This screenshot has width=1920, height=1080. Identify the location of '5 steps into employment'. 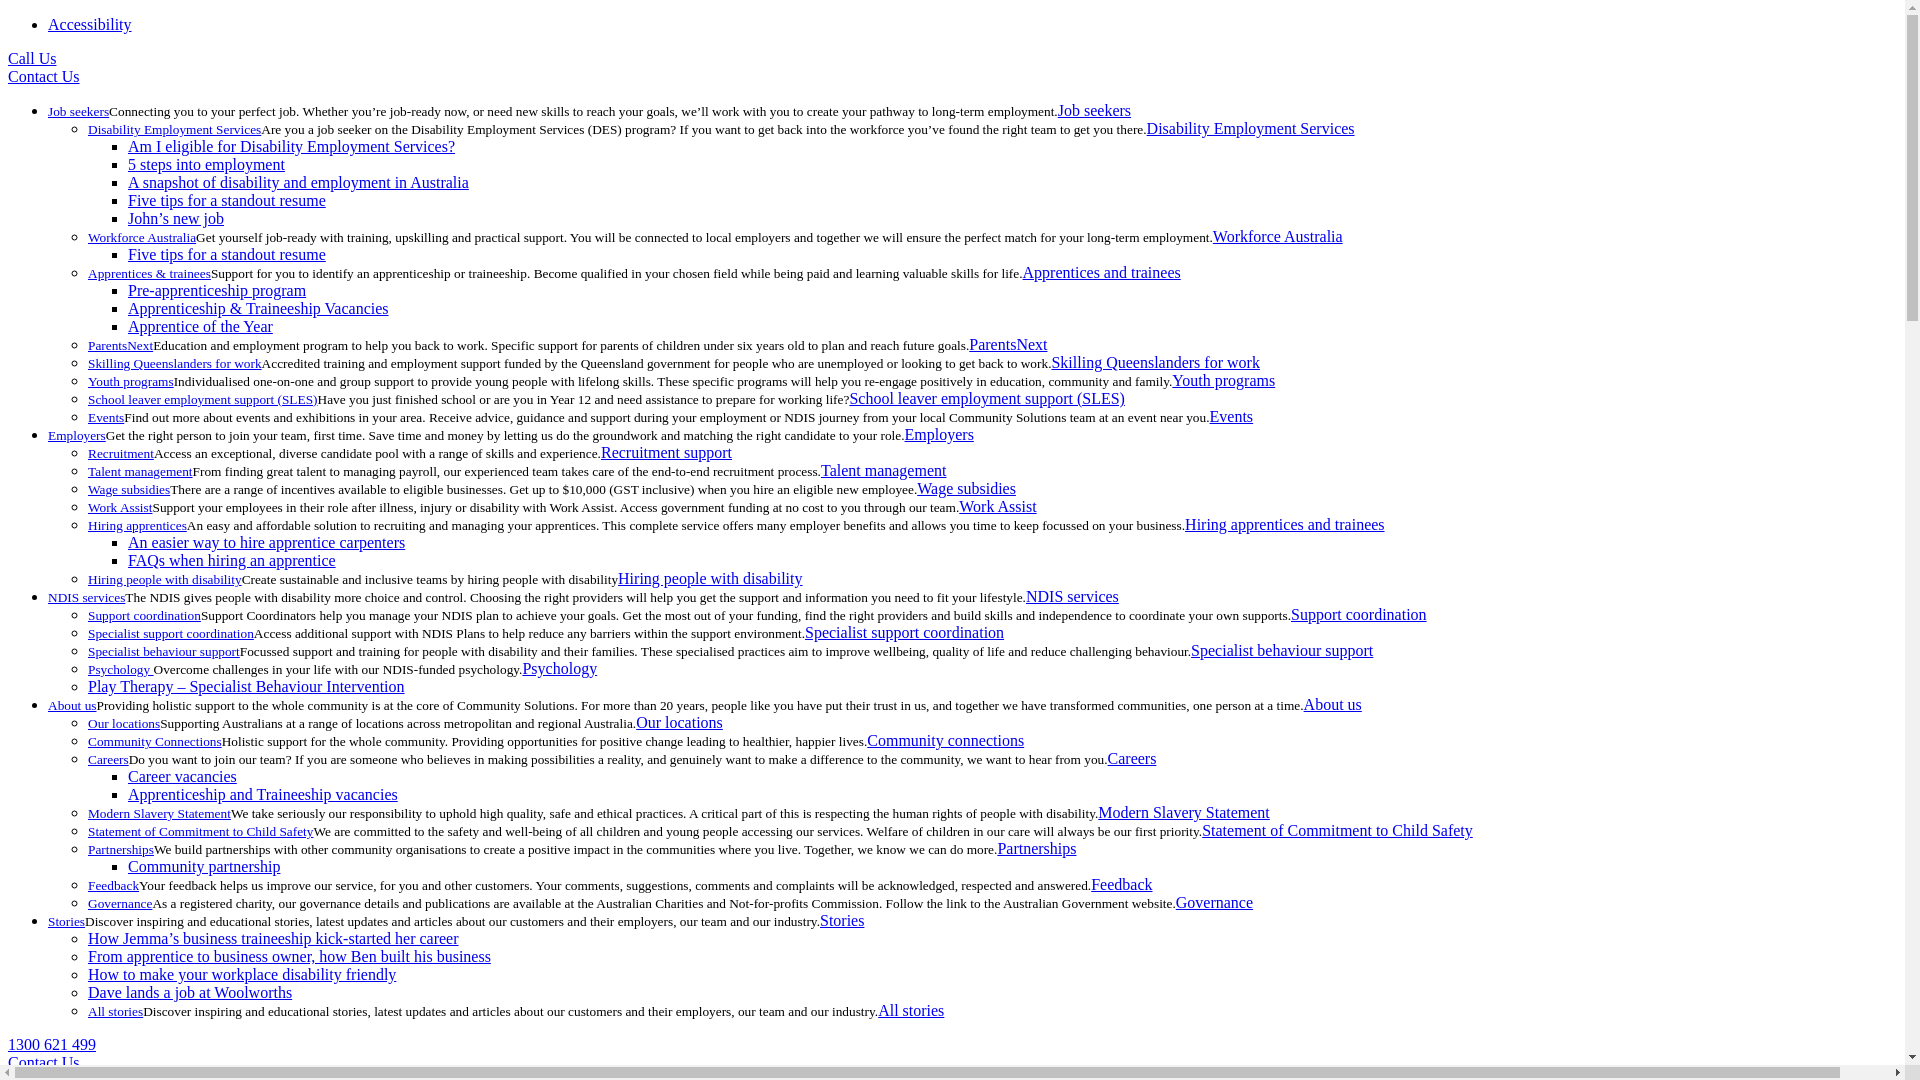
(127, 163).